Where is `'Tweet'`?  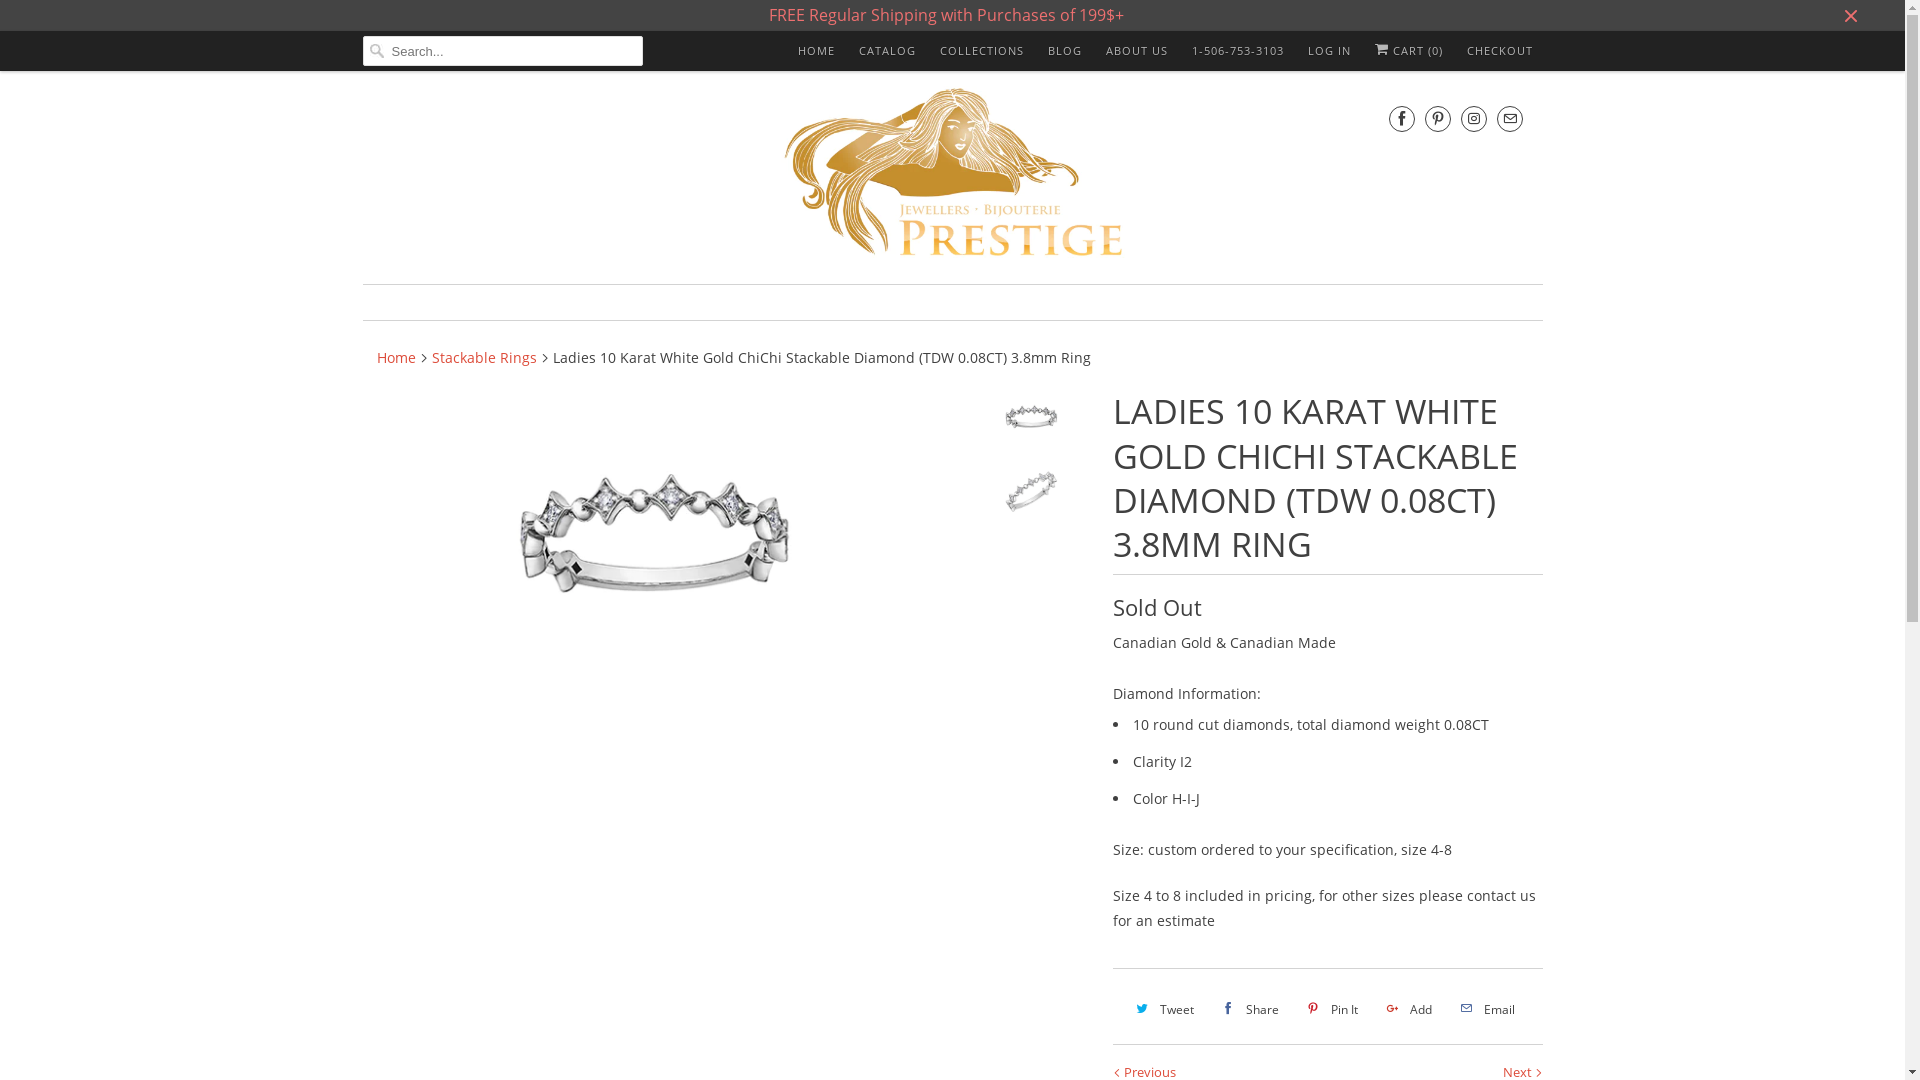 'Tweet' is located at coordinates (1162, 1009).